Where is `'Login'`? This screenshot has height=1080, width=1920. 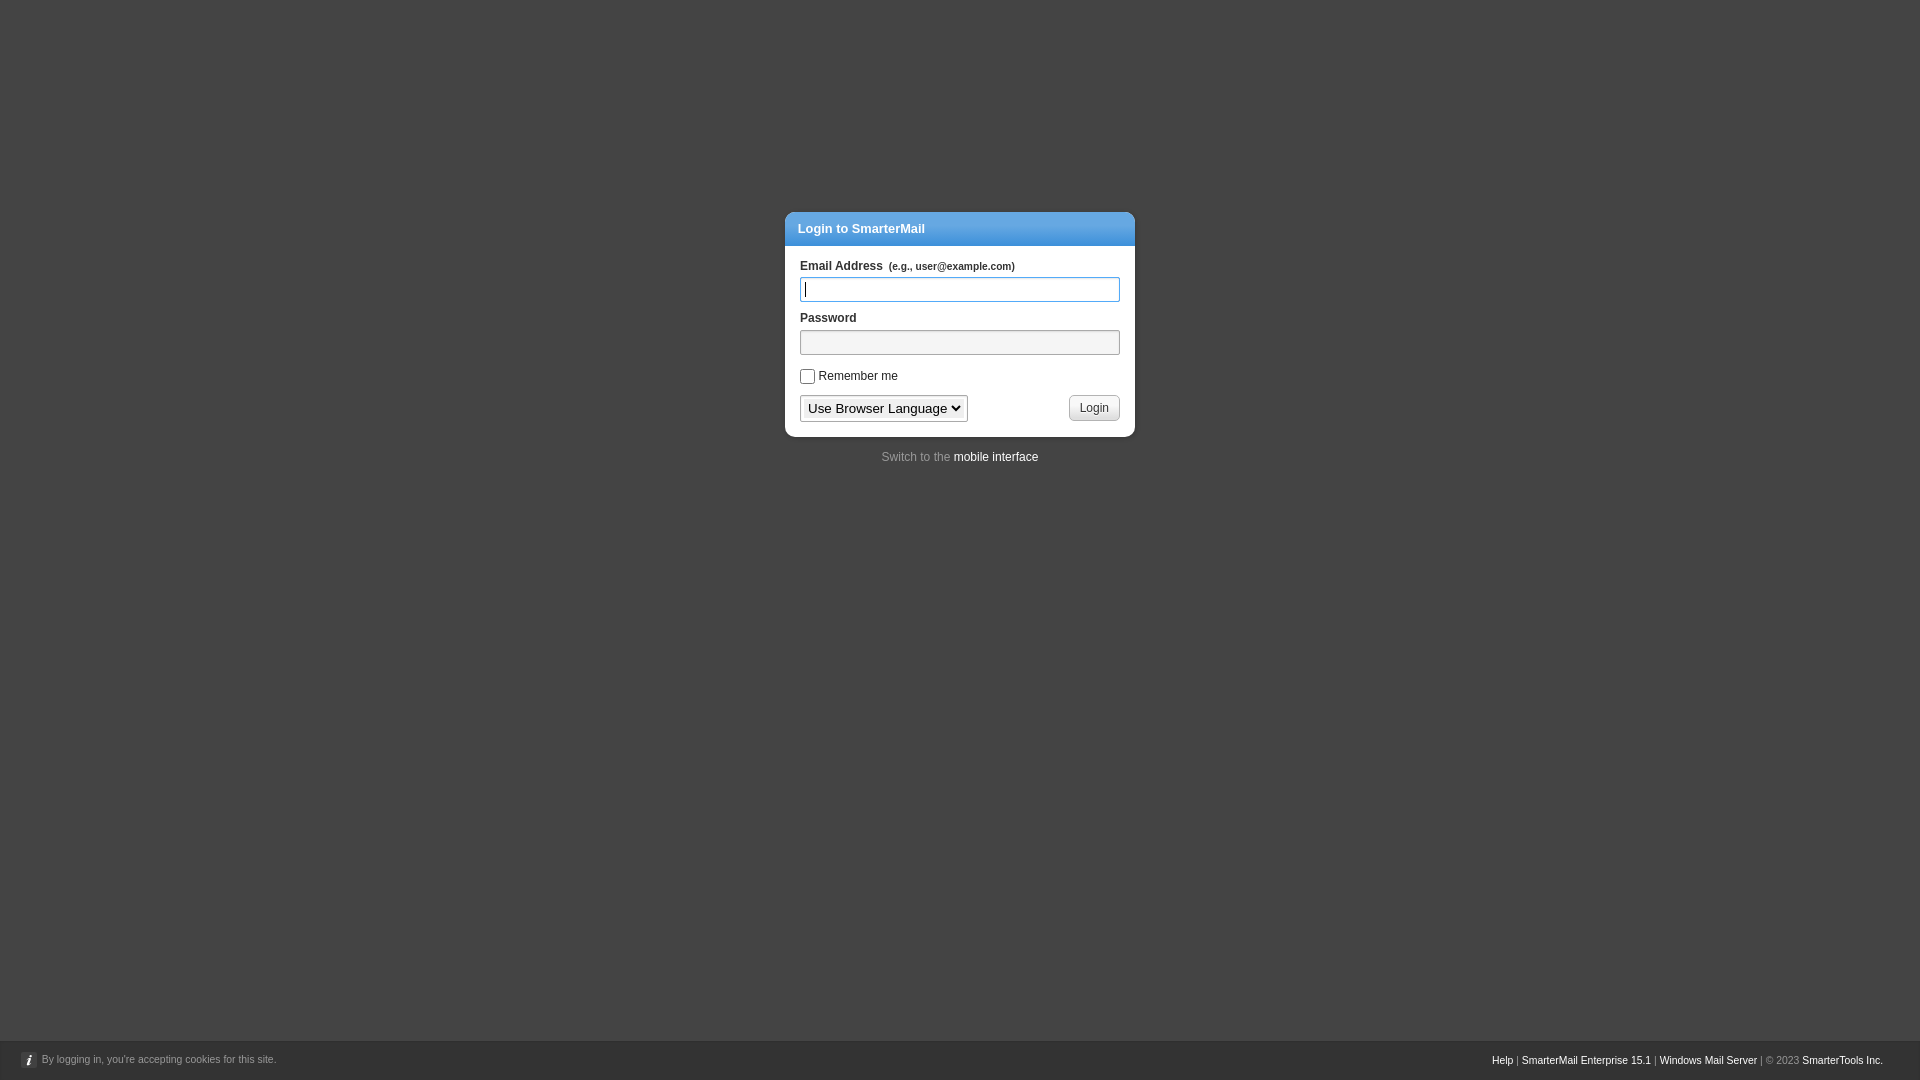 'Login' is located at coordinates (1093, 407).